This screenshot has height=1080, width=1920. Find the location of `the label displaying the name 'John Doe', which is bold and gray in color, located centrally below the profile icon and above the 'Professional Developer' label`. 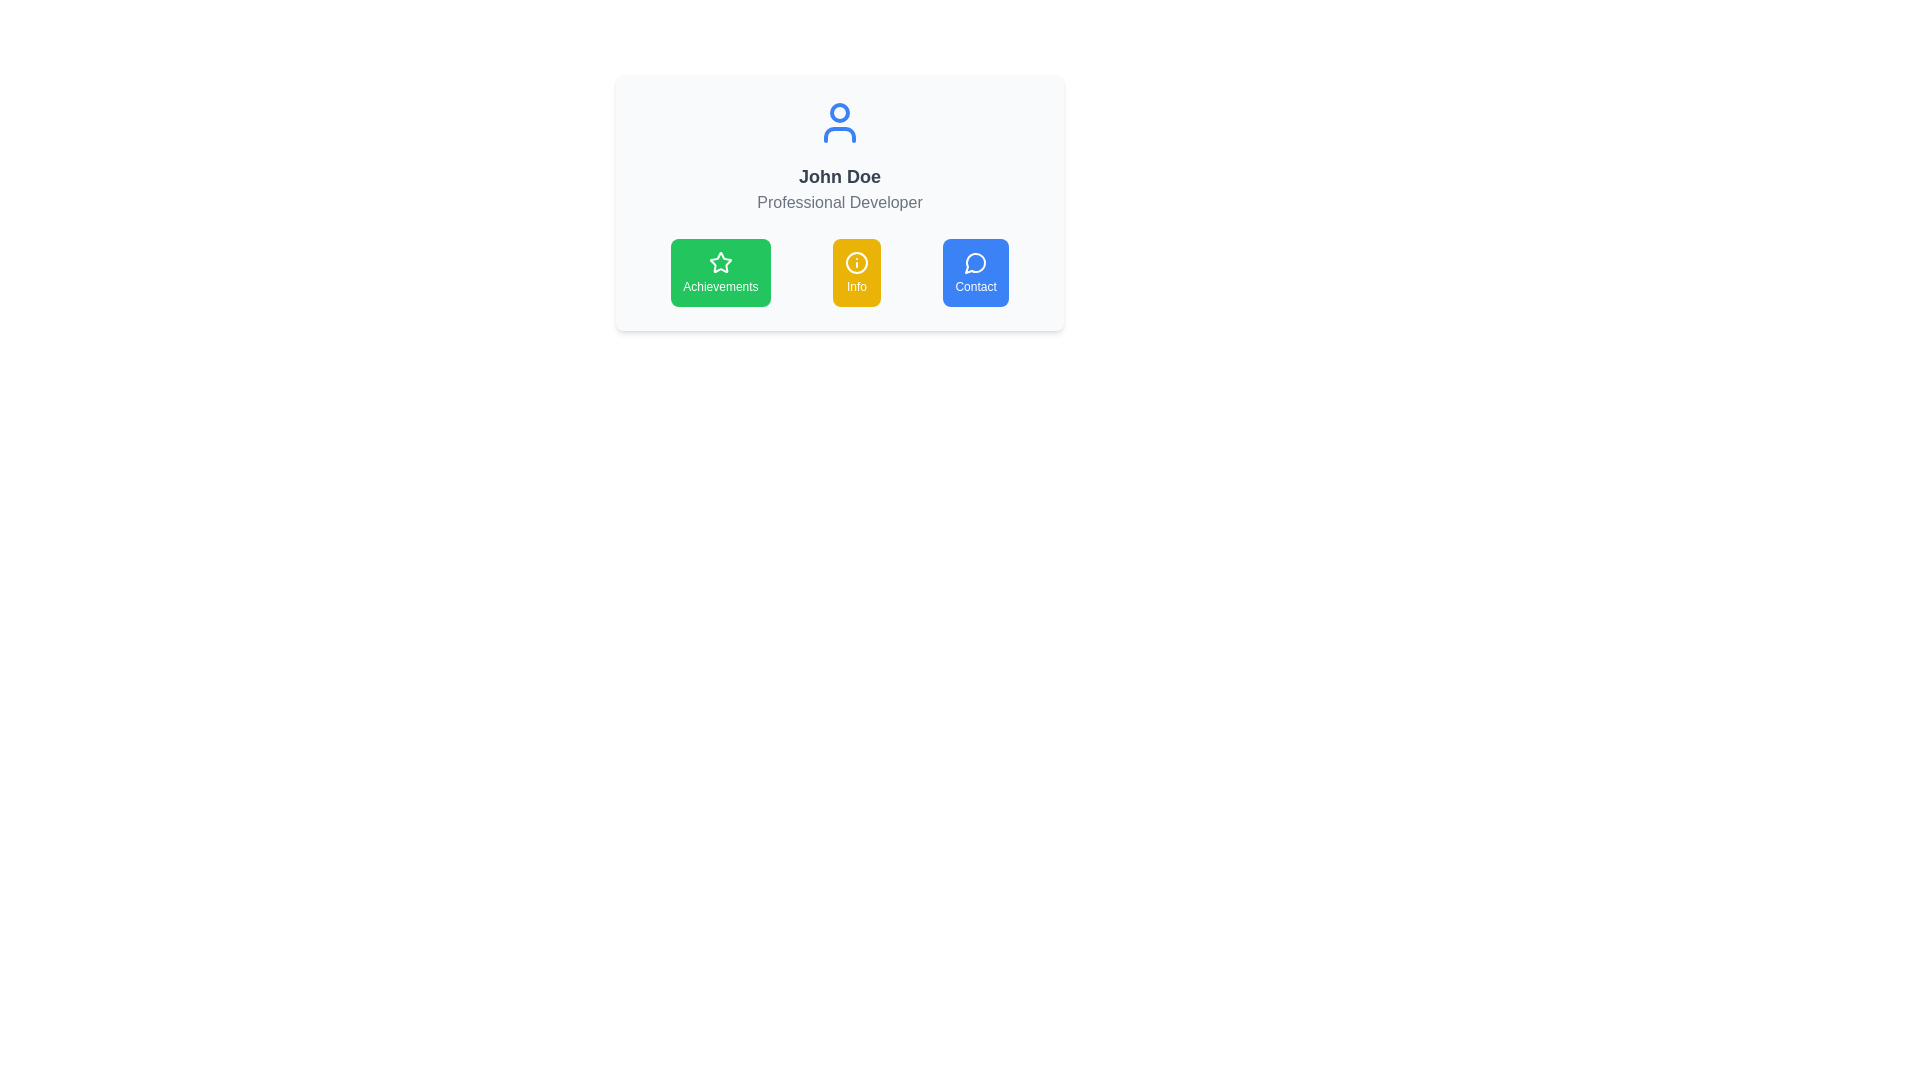

the label displaying the name 'John Doe', which is bold and gray in color, located centrally below the profile icon and above the 'Professional Developer' label is located at coordinates (840, 176).